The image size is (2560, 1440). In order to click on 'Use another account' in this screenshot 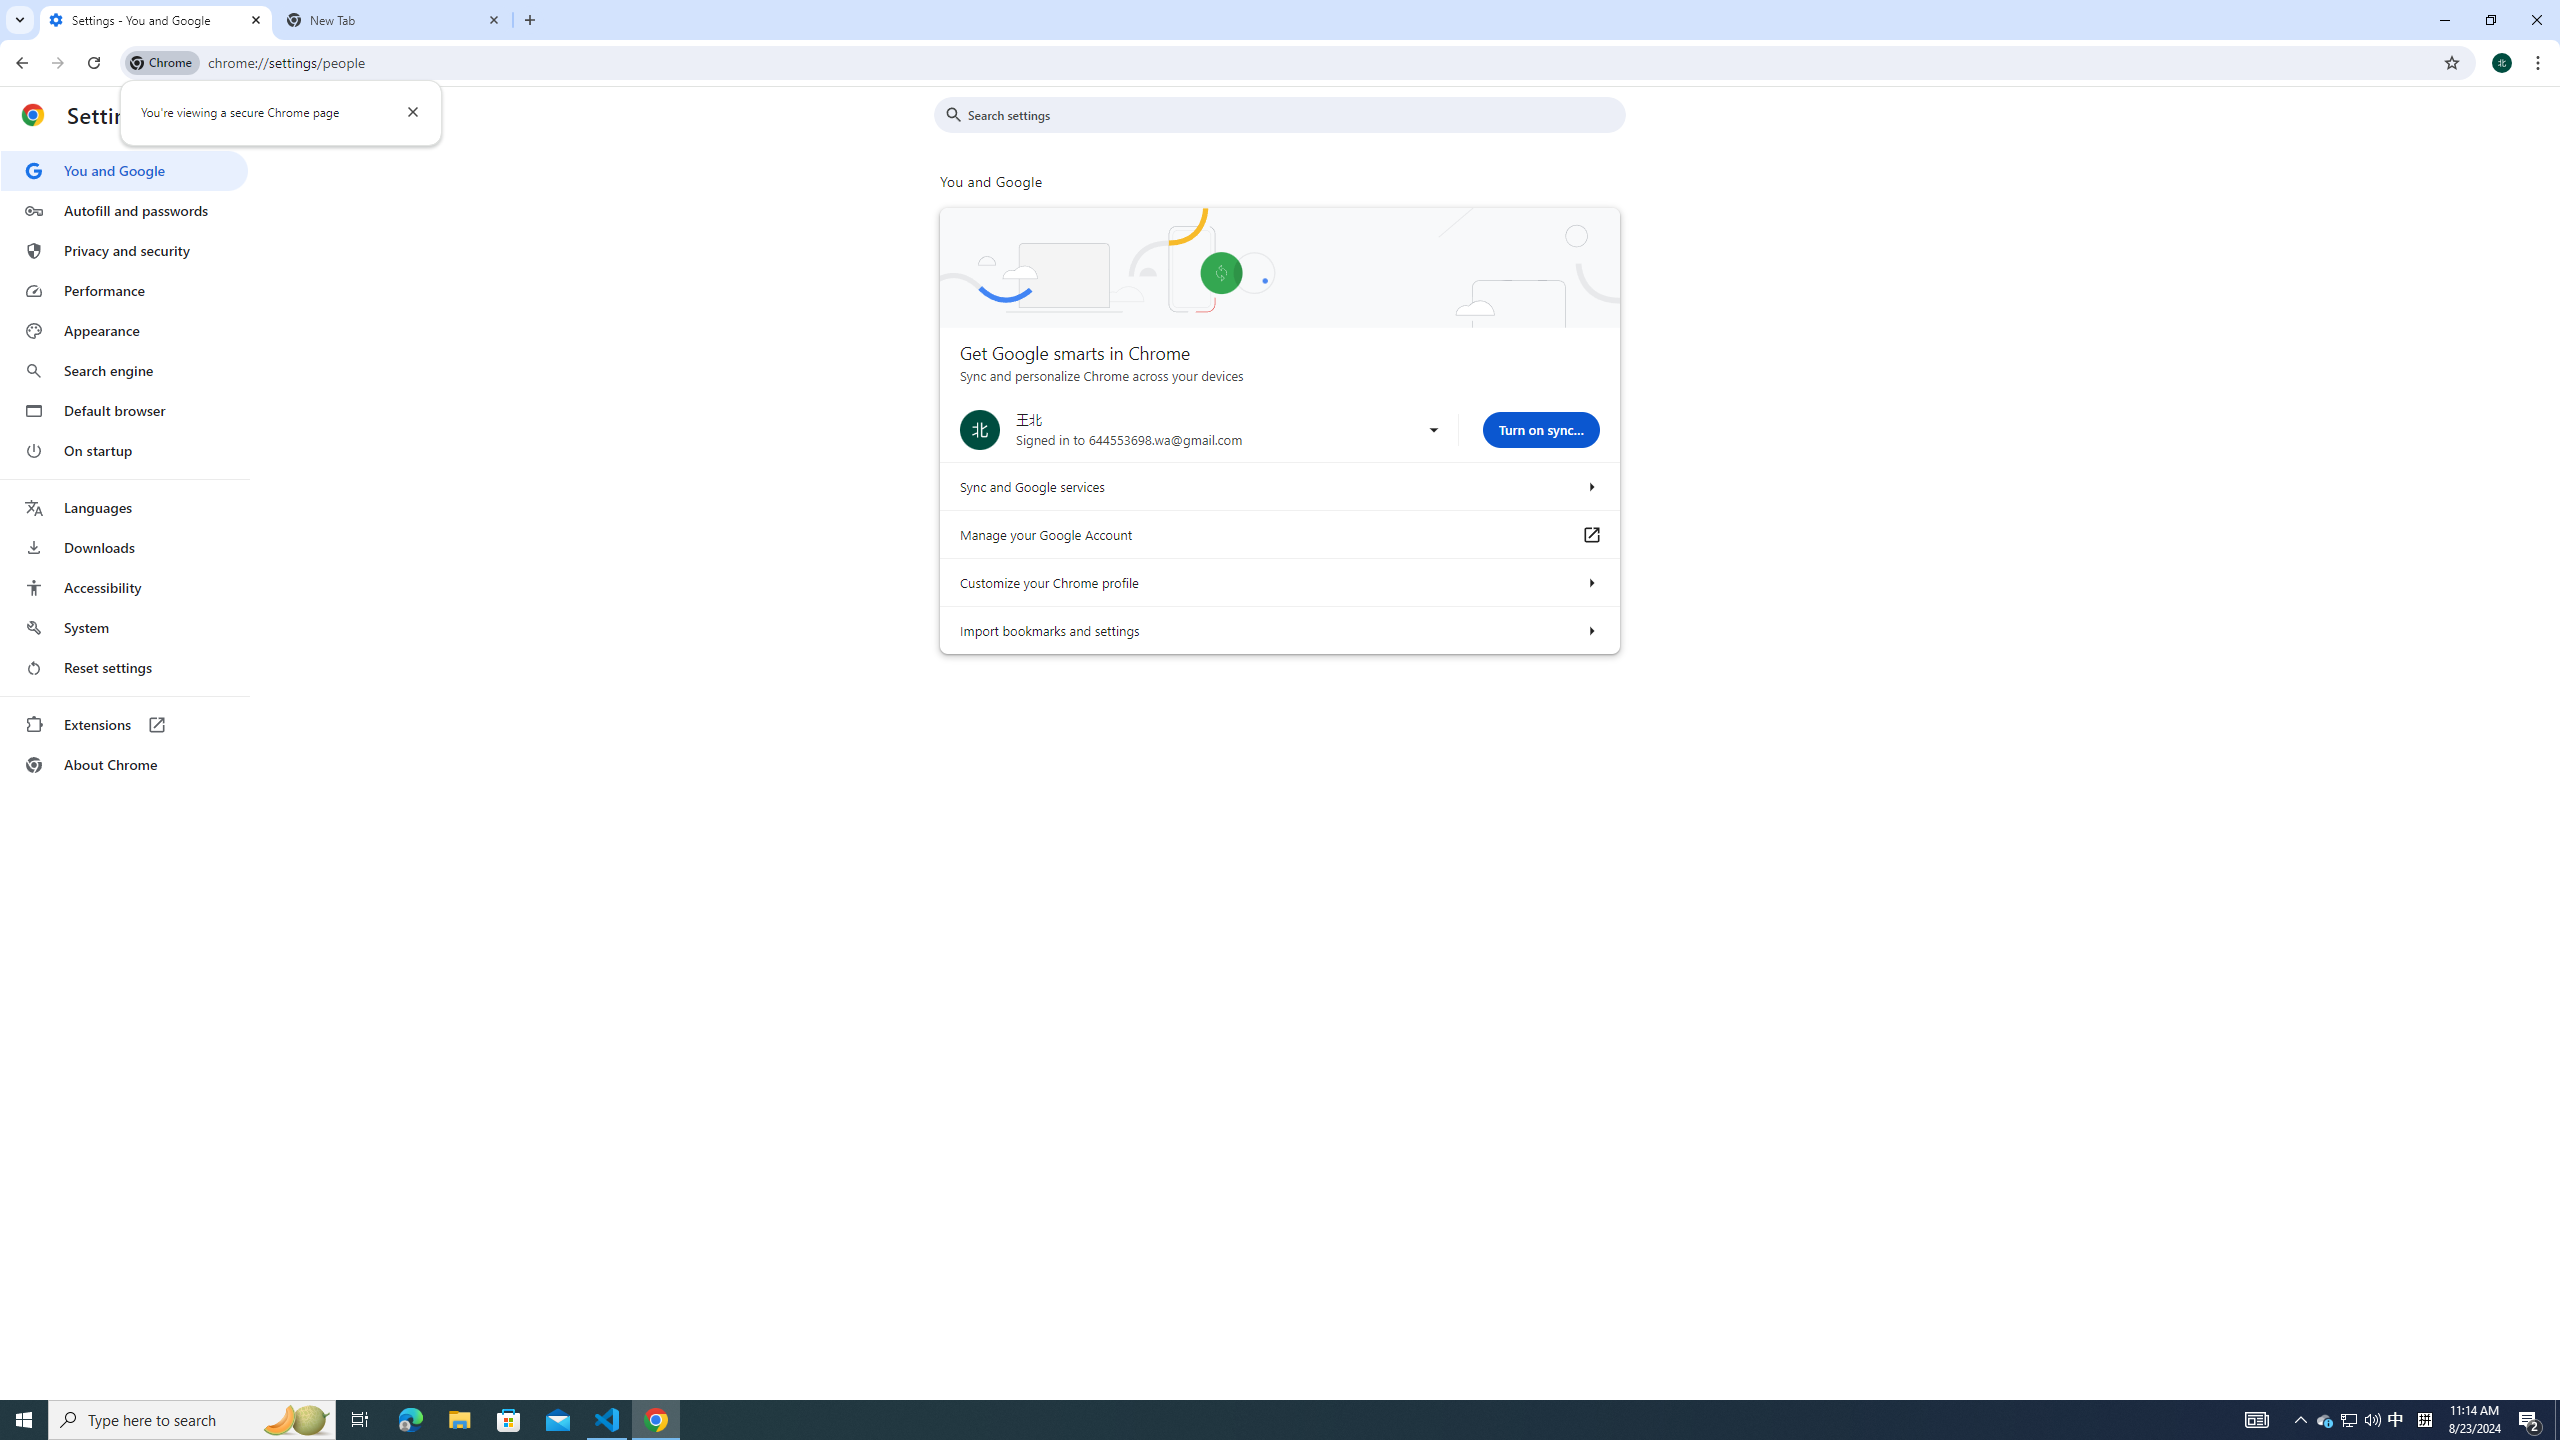, I will do `click(1432, 429)`.